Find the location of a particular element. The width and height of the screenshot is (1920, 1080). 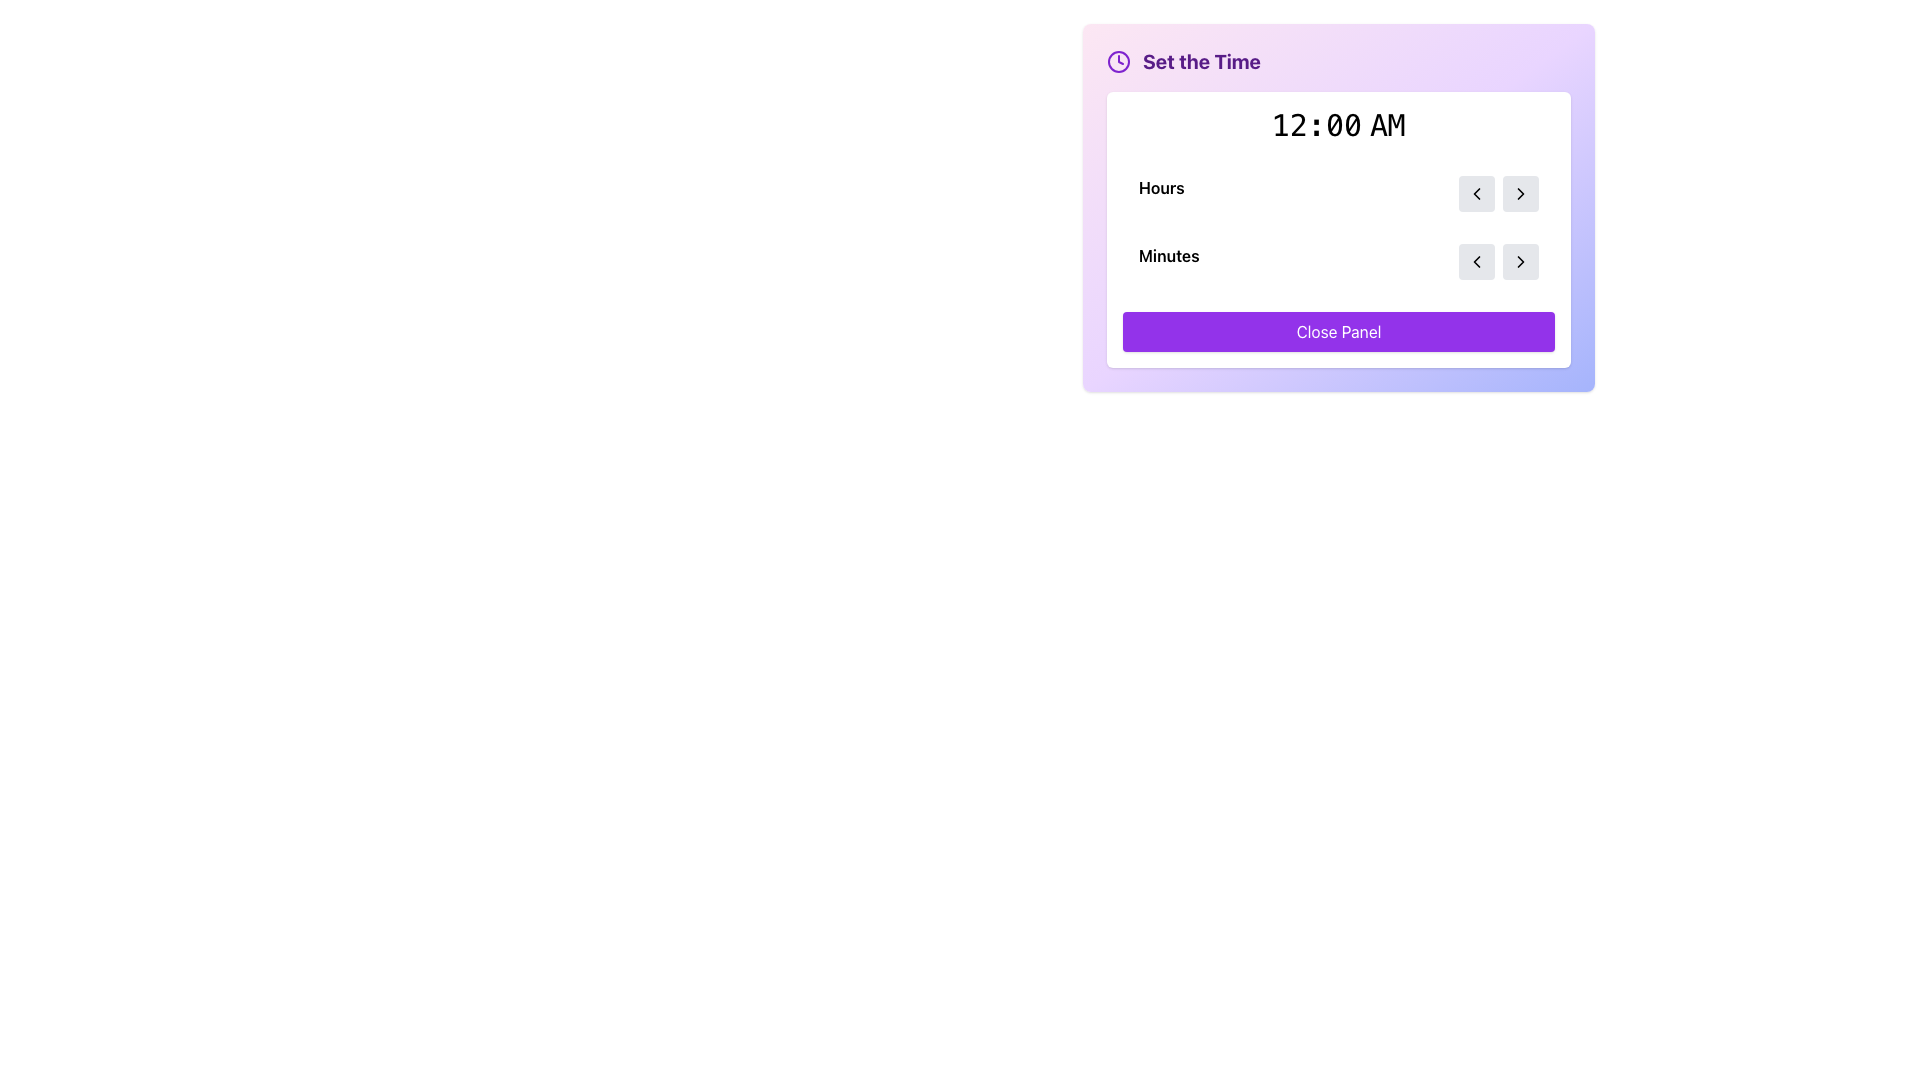

the vibrant purple 'Close Panel' button with rounded corners, which is centered beneath the 'Hours' and 'Minutes' rows in the 'Set the Time' panel is located at coordinates (1339, 330).